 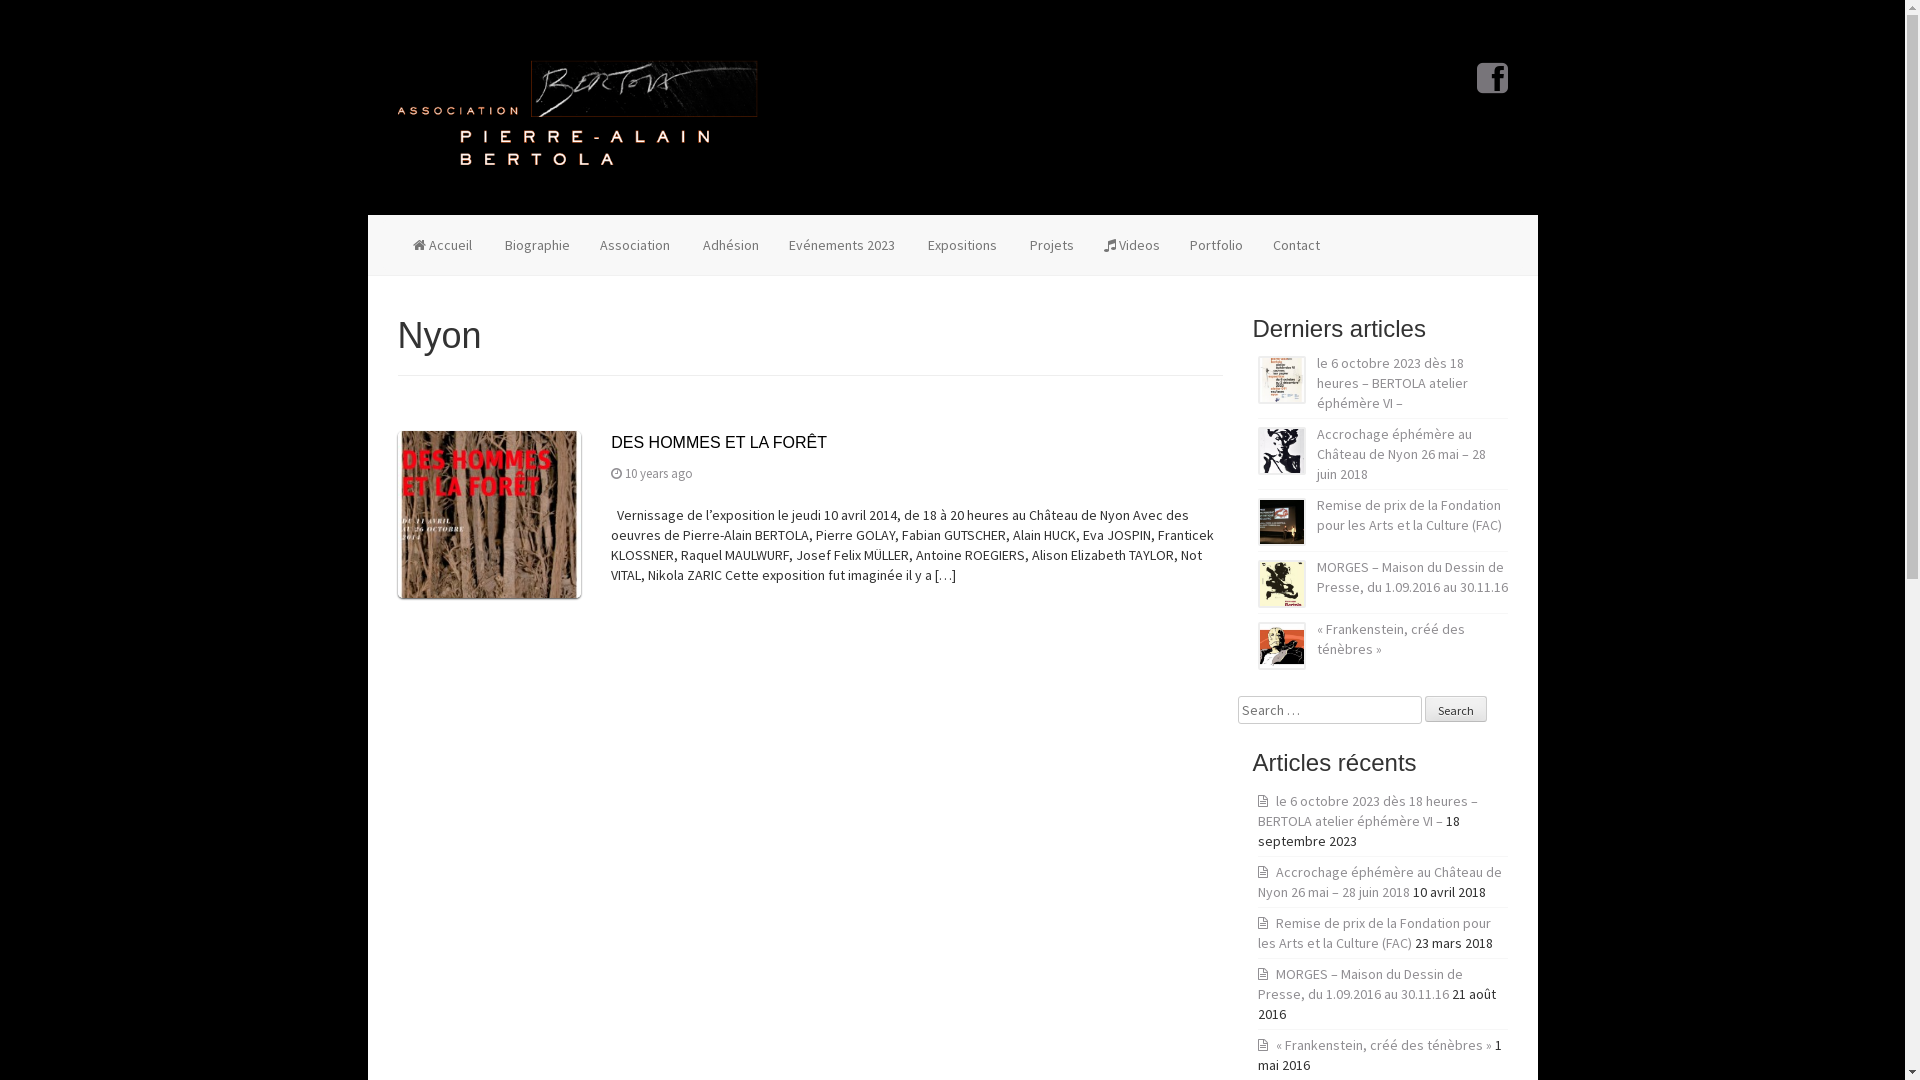 I want to click on 'Facebook', so click(x=1476, y=84).